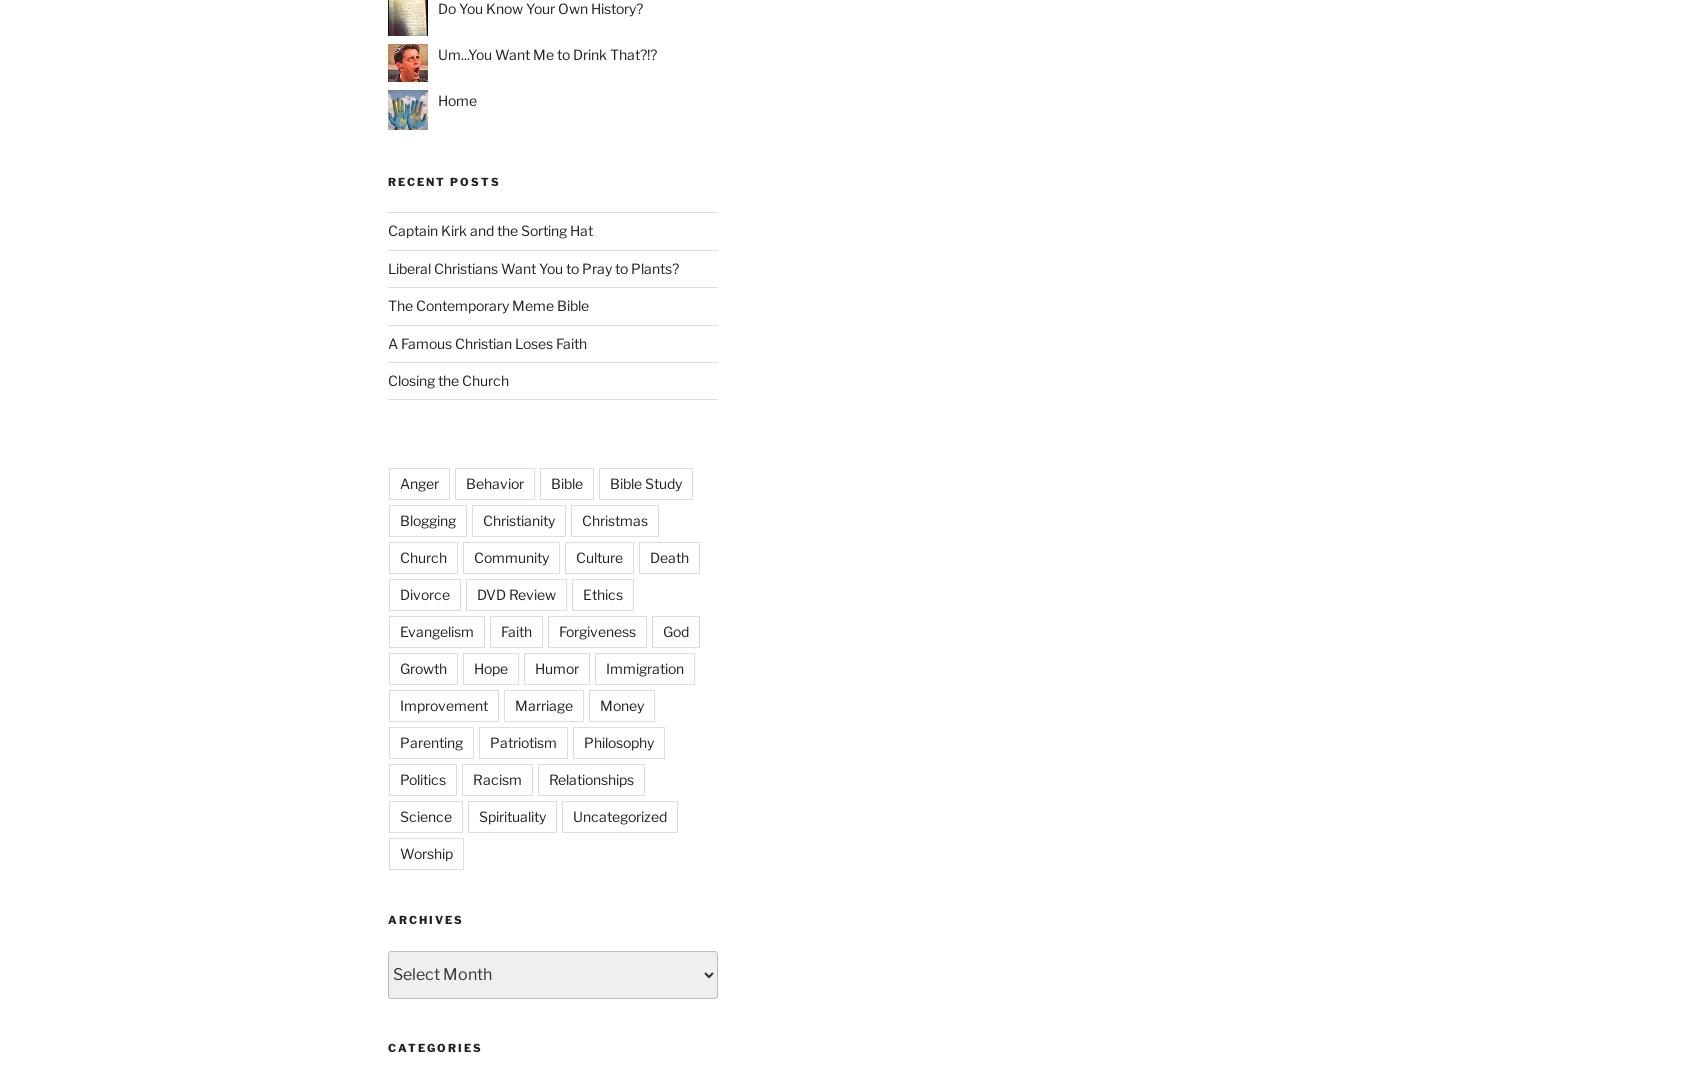 Image resolution: width=1692 pixels, height=1070 pixels. What do you see at coordinates (419, 483) in the screenshot?
I see `'Anger'` at bounding box center [419, 483].